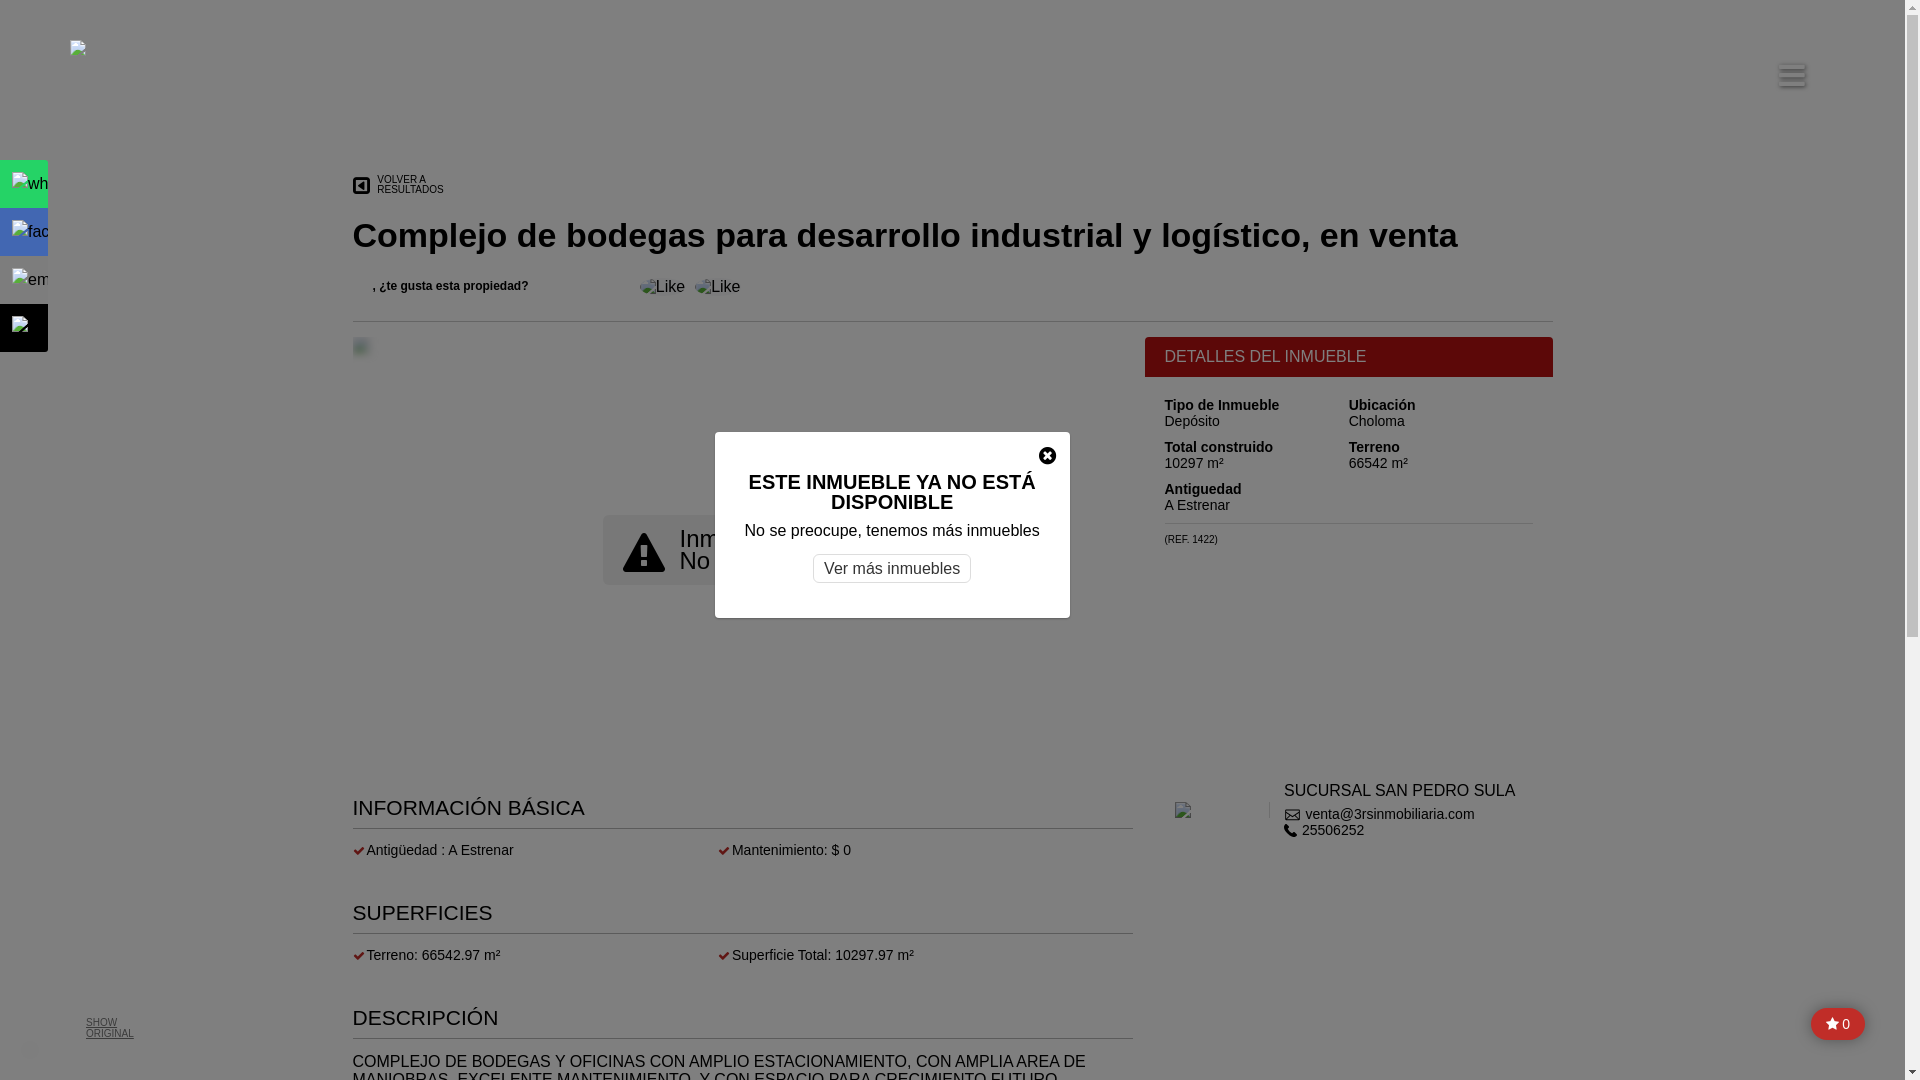 This screenshot has height=1080, width=1920. What do you see at coordinates (351, 185) in the screenshot?
I see `'VOLVER A` at bounding box center [351, 185].